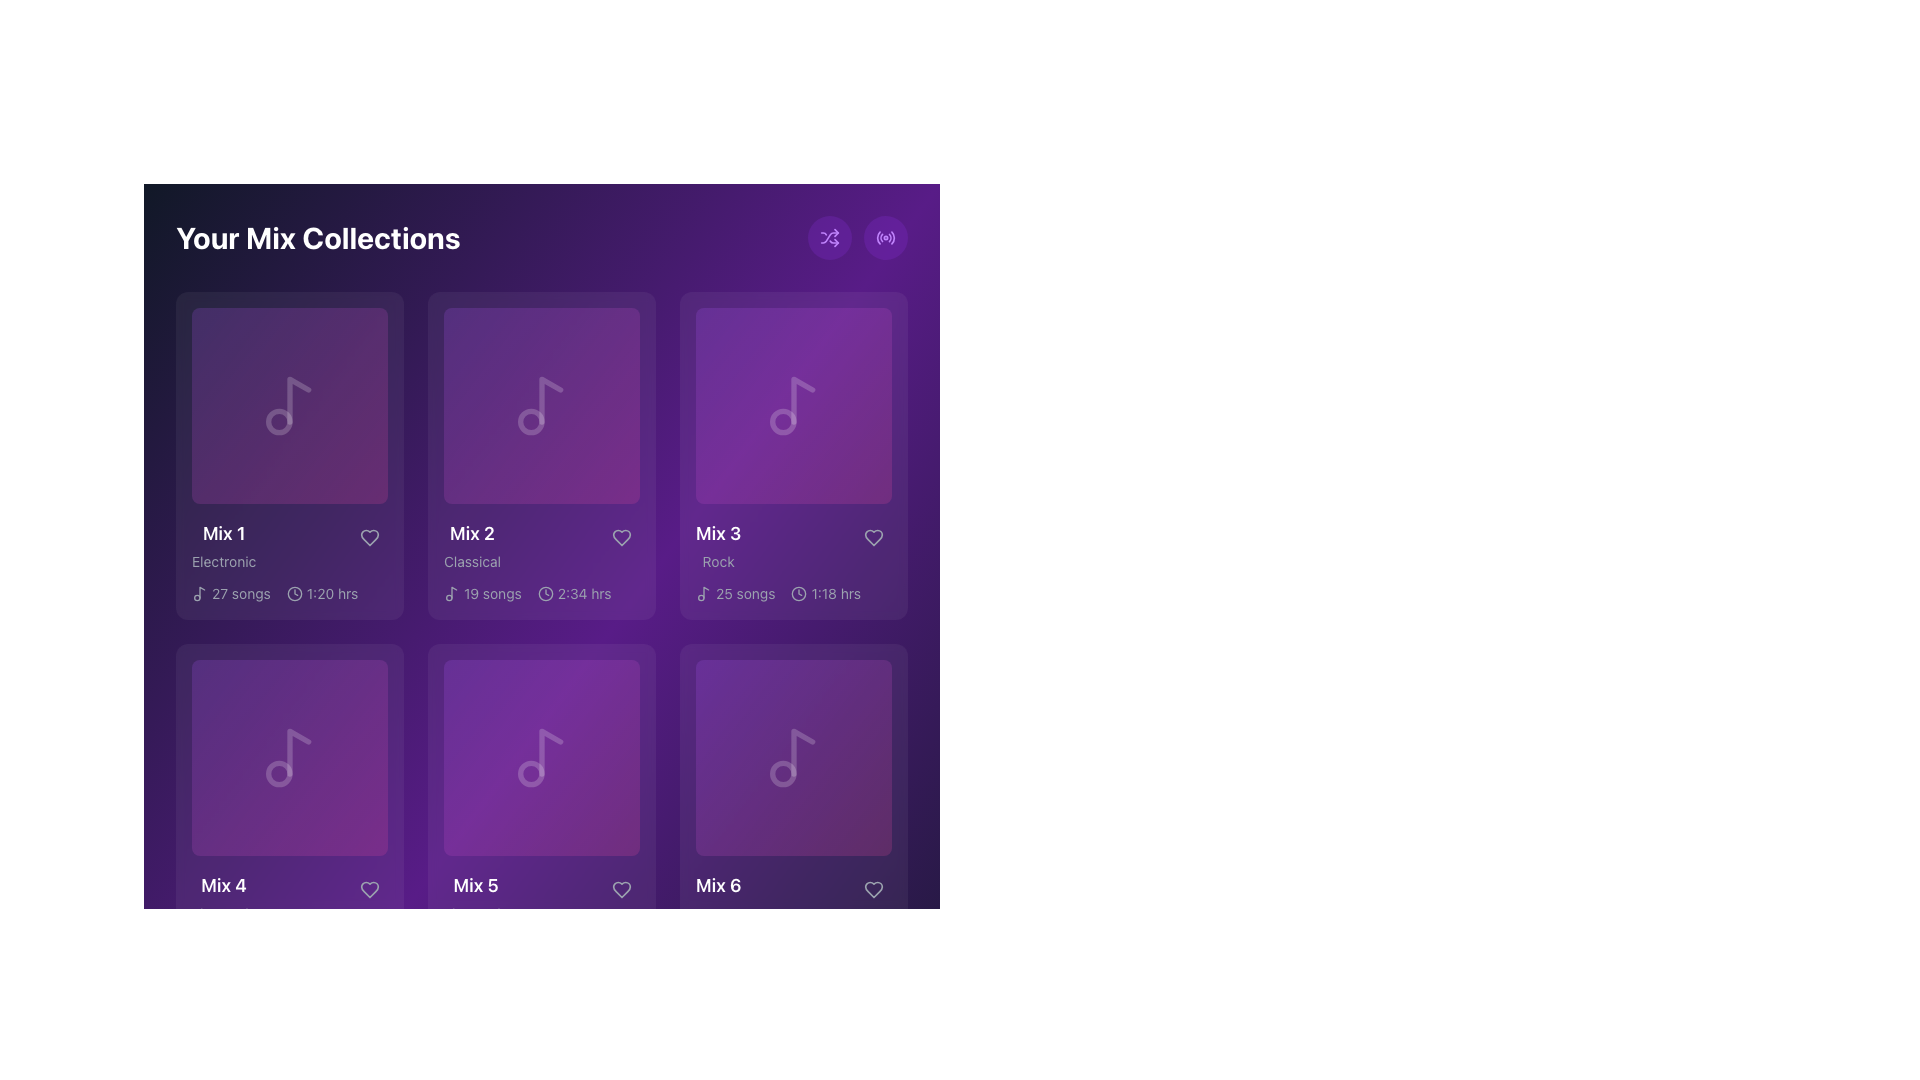 The image size is (1920, 1080). What do you see at coordinates (369, 889) in the screenshot?
I see `the favorite icon at the bottom-right corner of the 'Mix 4' card` at bounding box center [369, 889].